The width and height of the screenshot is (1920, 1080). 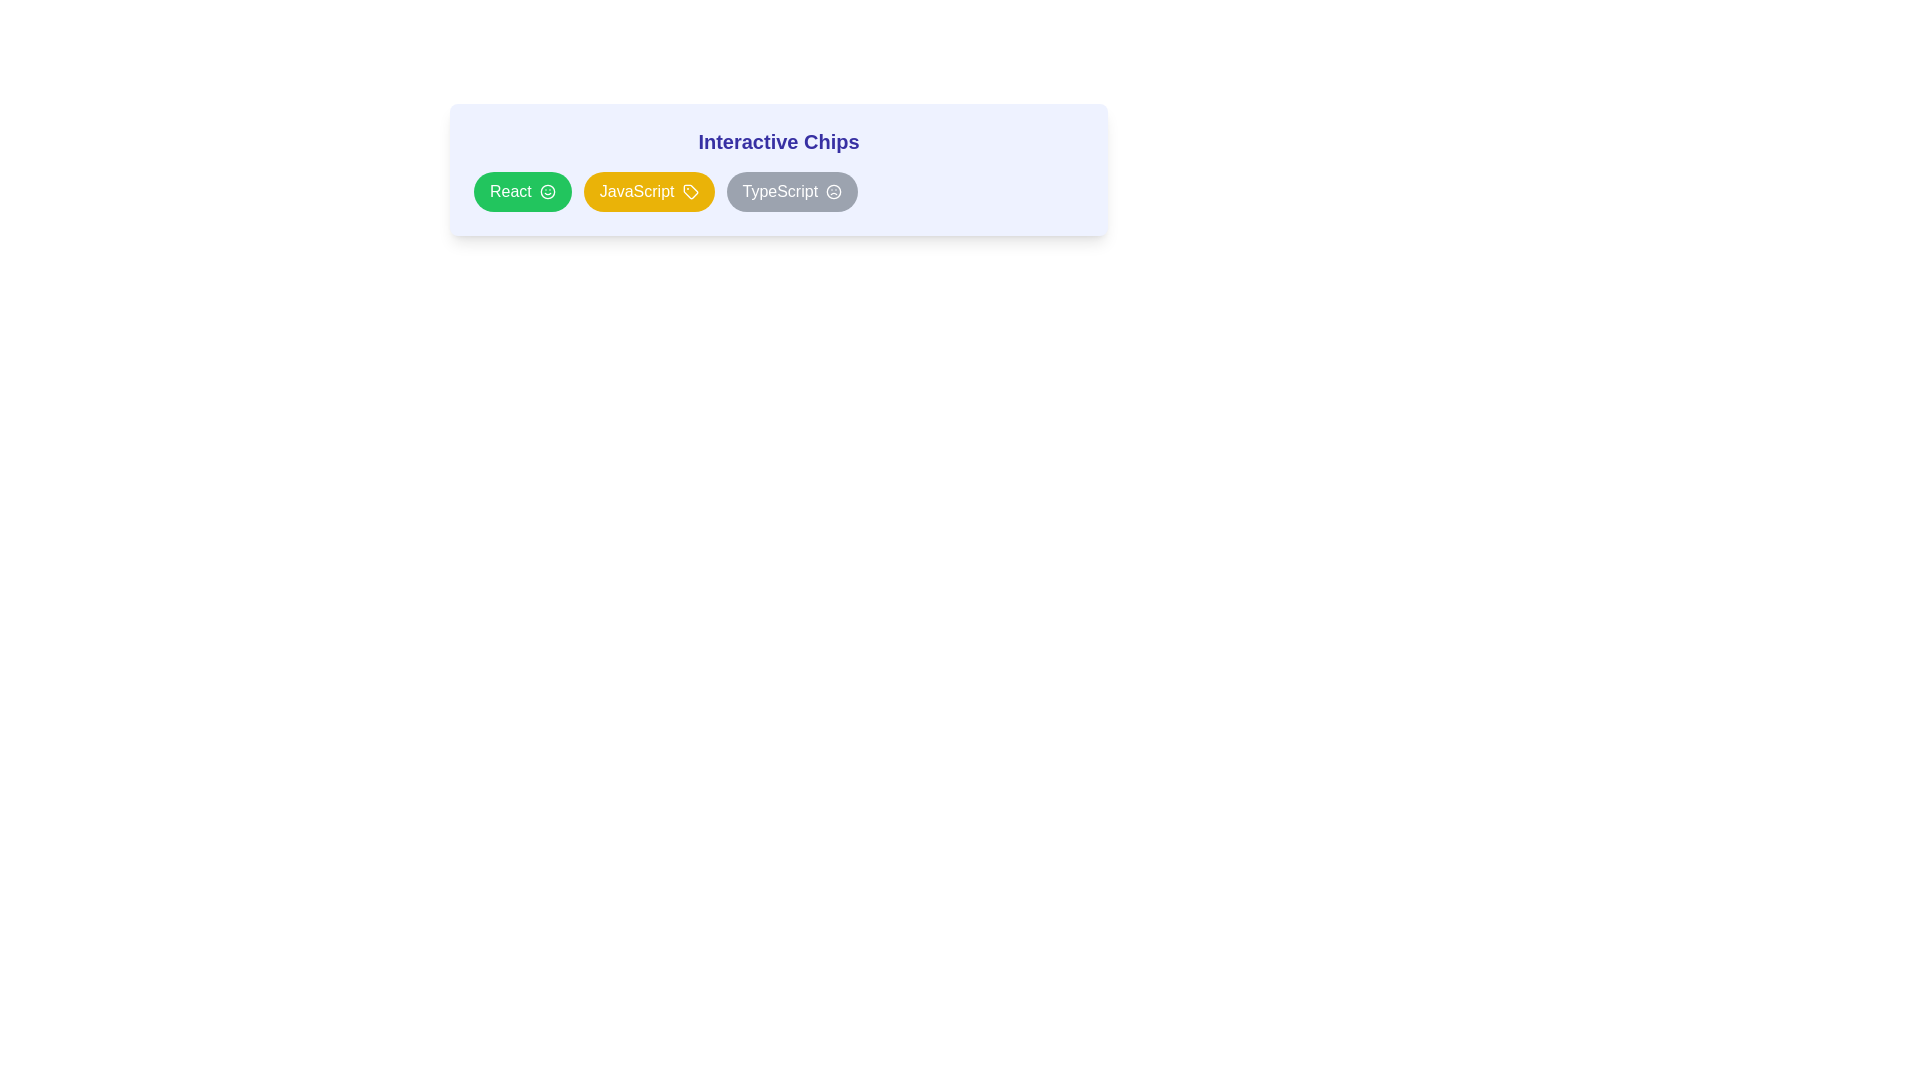 What do you see at coordinates (522, 192) in the screenshot?
I see `the Chip-like button labeled 'React', which is the first button in a row of three similar buttons aligned horizontally at the top-left area of the group` at bounding box center [522, 192].